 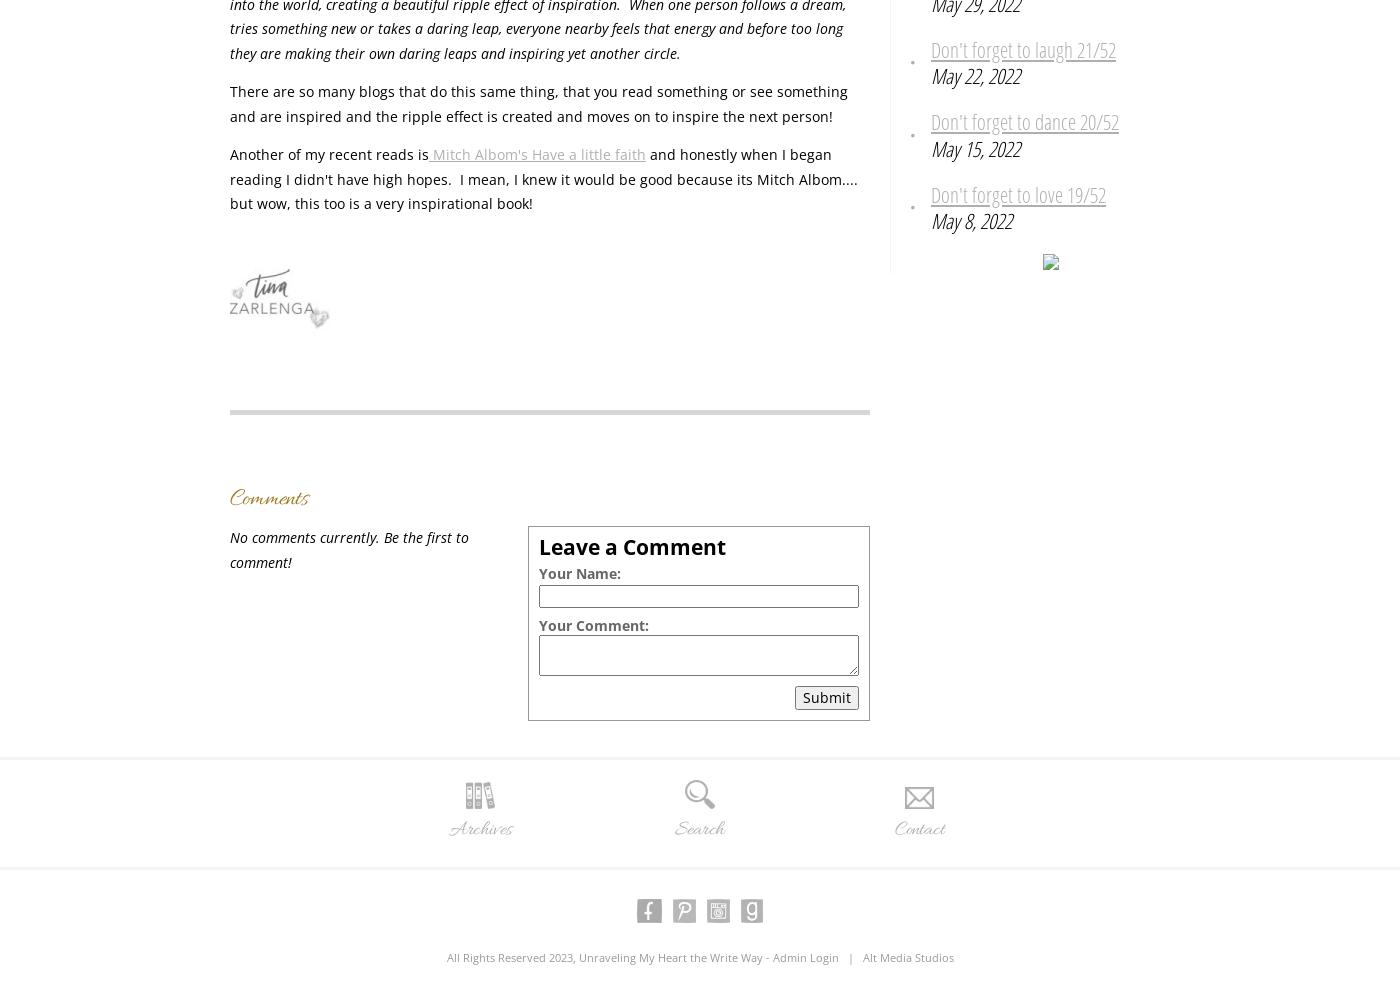 I want to click on 'Don't forget to dance 20/52', so click(x=1024, y=121).